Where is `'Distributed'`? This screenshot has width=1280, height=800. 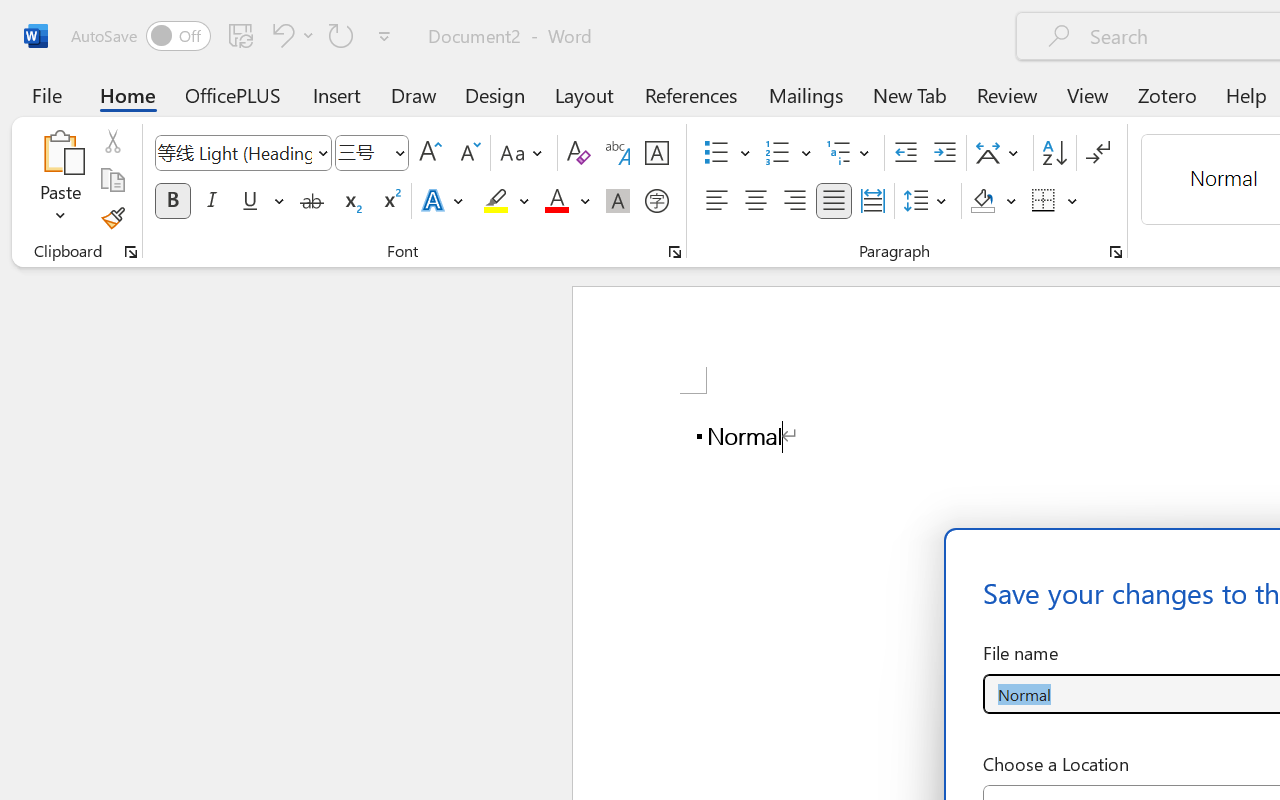
'Distributed' is located at coordinates (872, 201).